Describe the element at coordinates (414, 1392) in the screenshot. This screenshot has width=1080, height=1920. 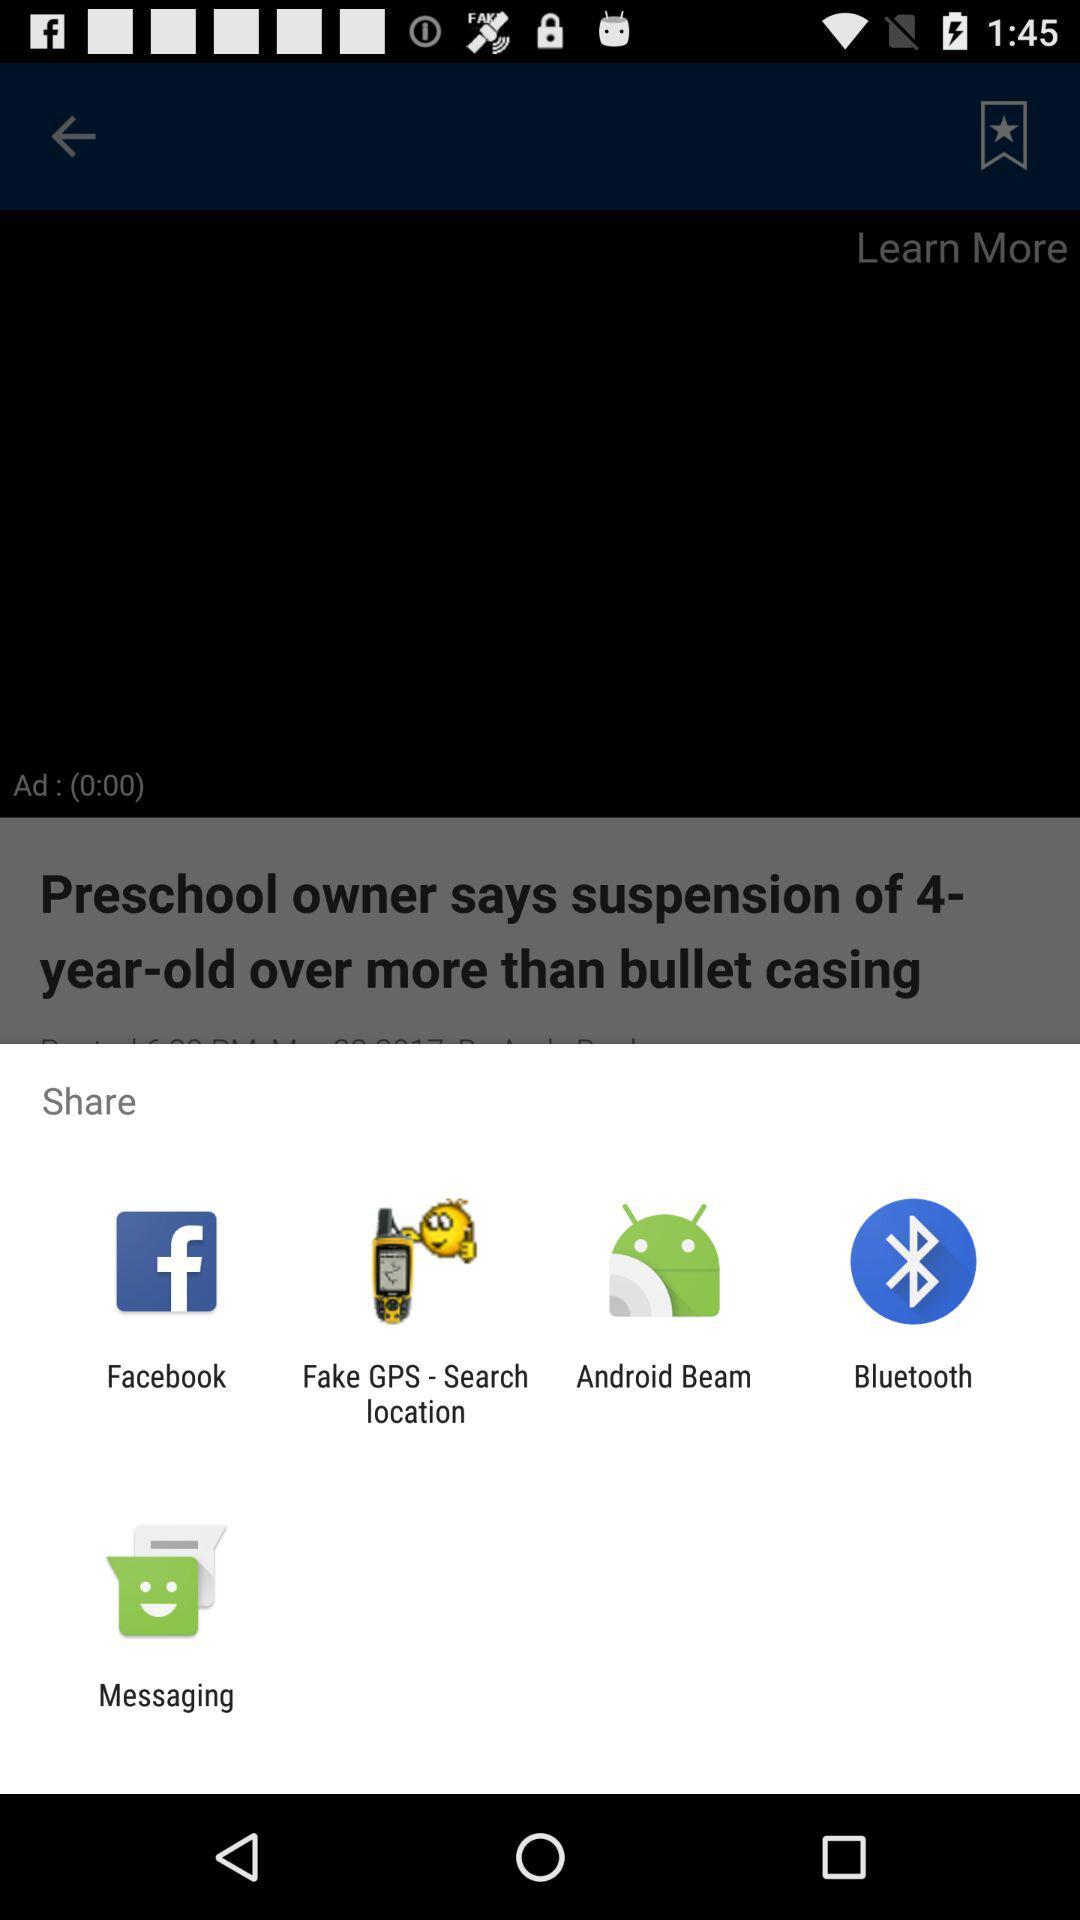
I see `the icon next to the facebook icon` at that location.